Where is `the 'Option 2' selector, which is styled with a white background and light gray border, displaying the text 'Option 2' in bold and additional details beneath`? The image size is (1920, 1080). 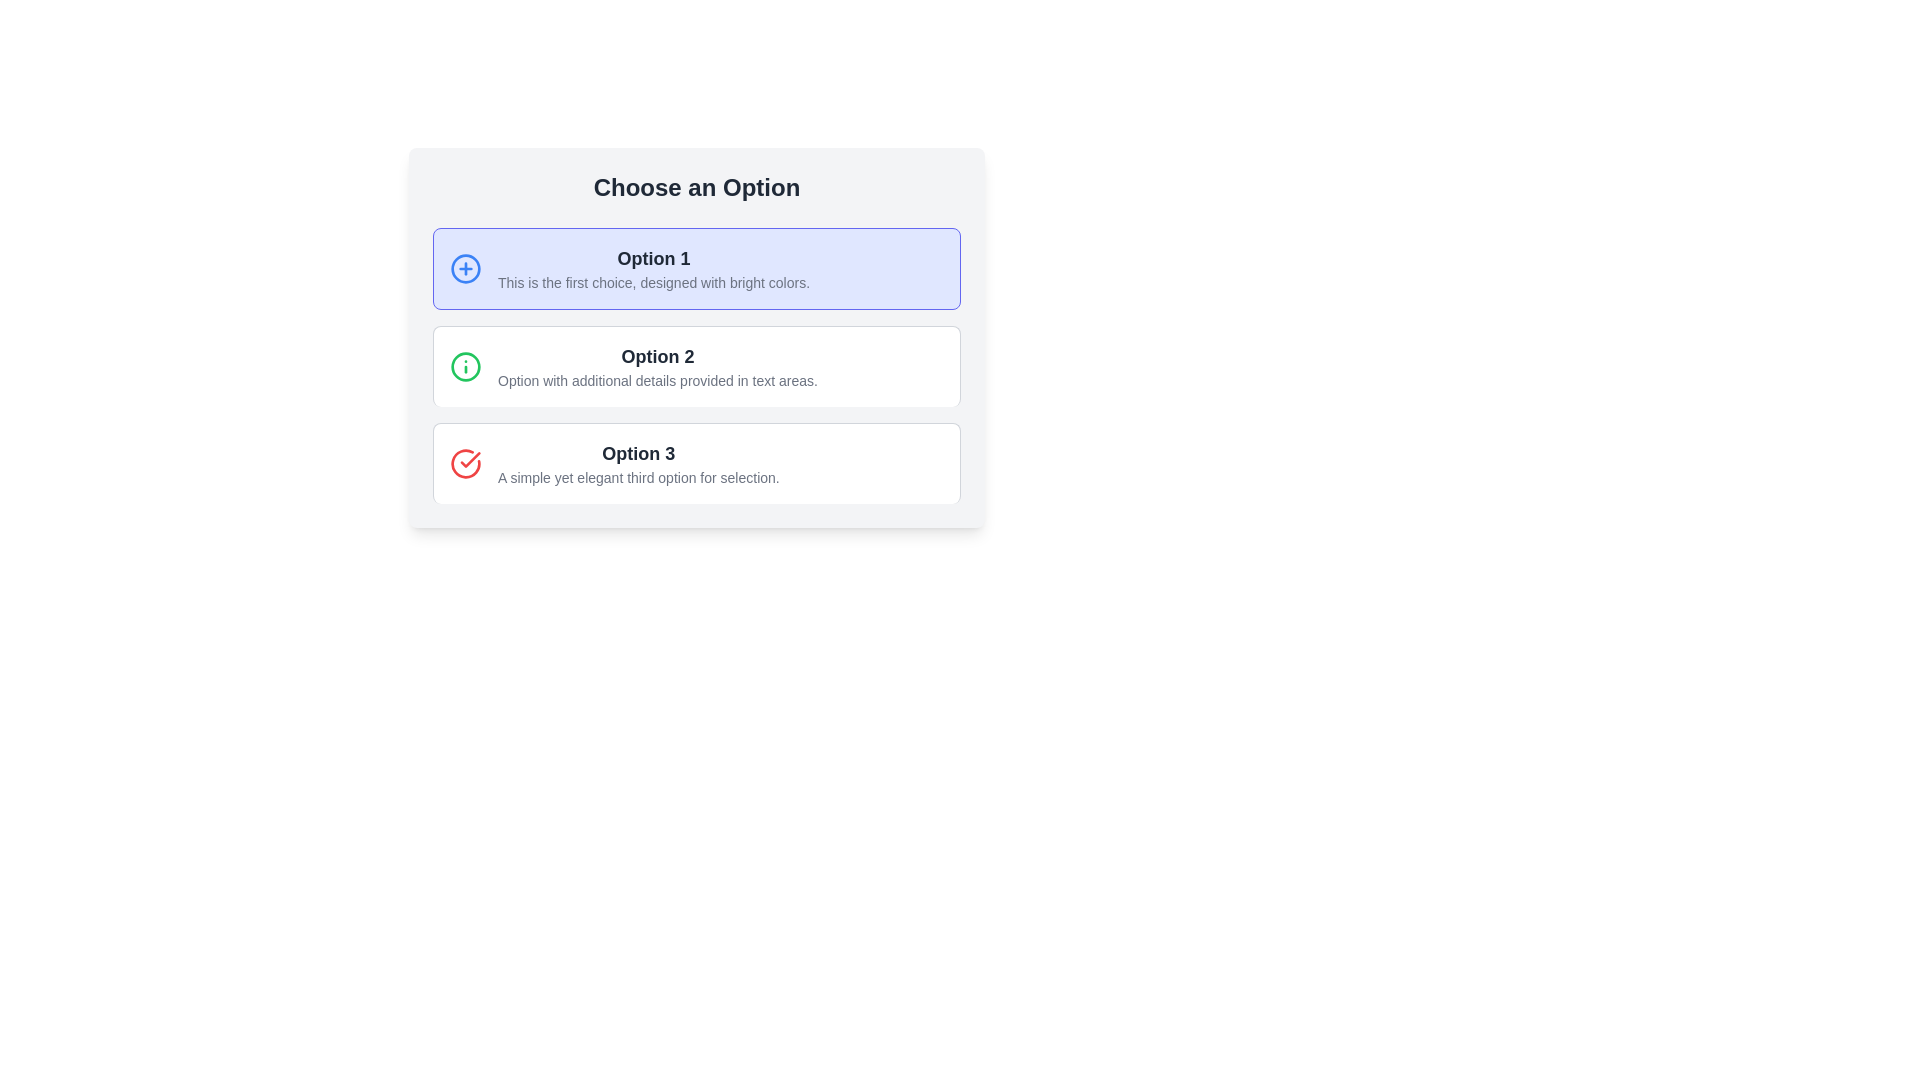 the 'Option 2' selector, which is styled with a white background and light gray border, displaying the text 'Option 2' in bold and additional details beneath is located at coordinates (696, 366).